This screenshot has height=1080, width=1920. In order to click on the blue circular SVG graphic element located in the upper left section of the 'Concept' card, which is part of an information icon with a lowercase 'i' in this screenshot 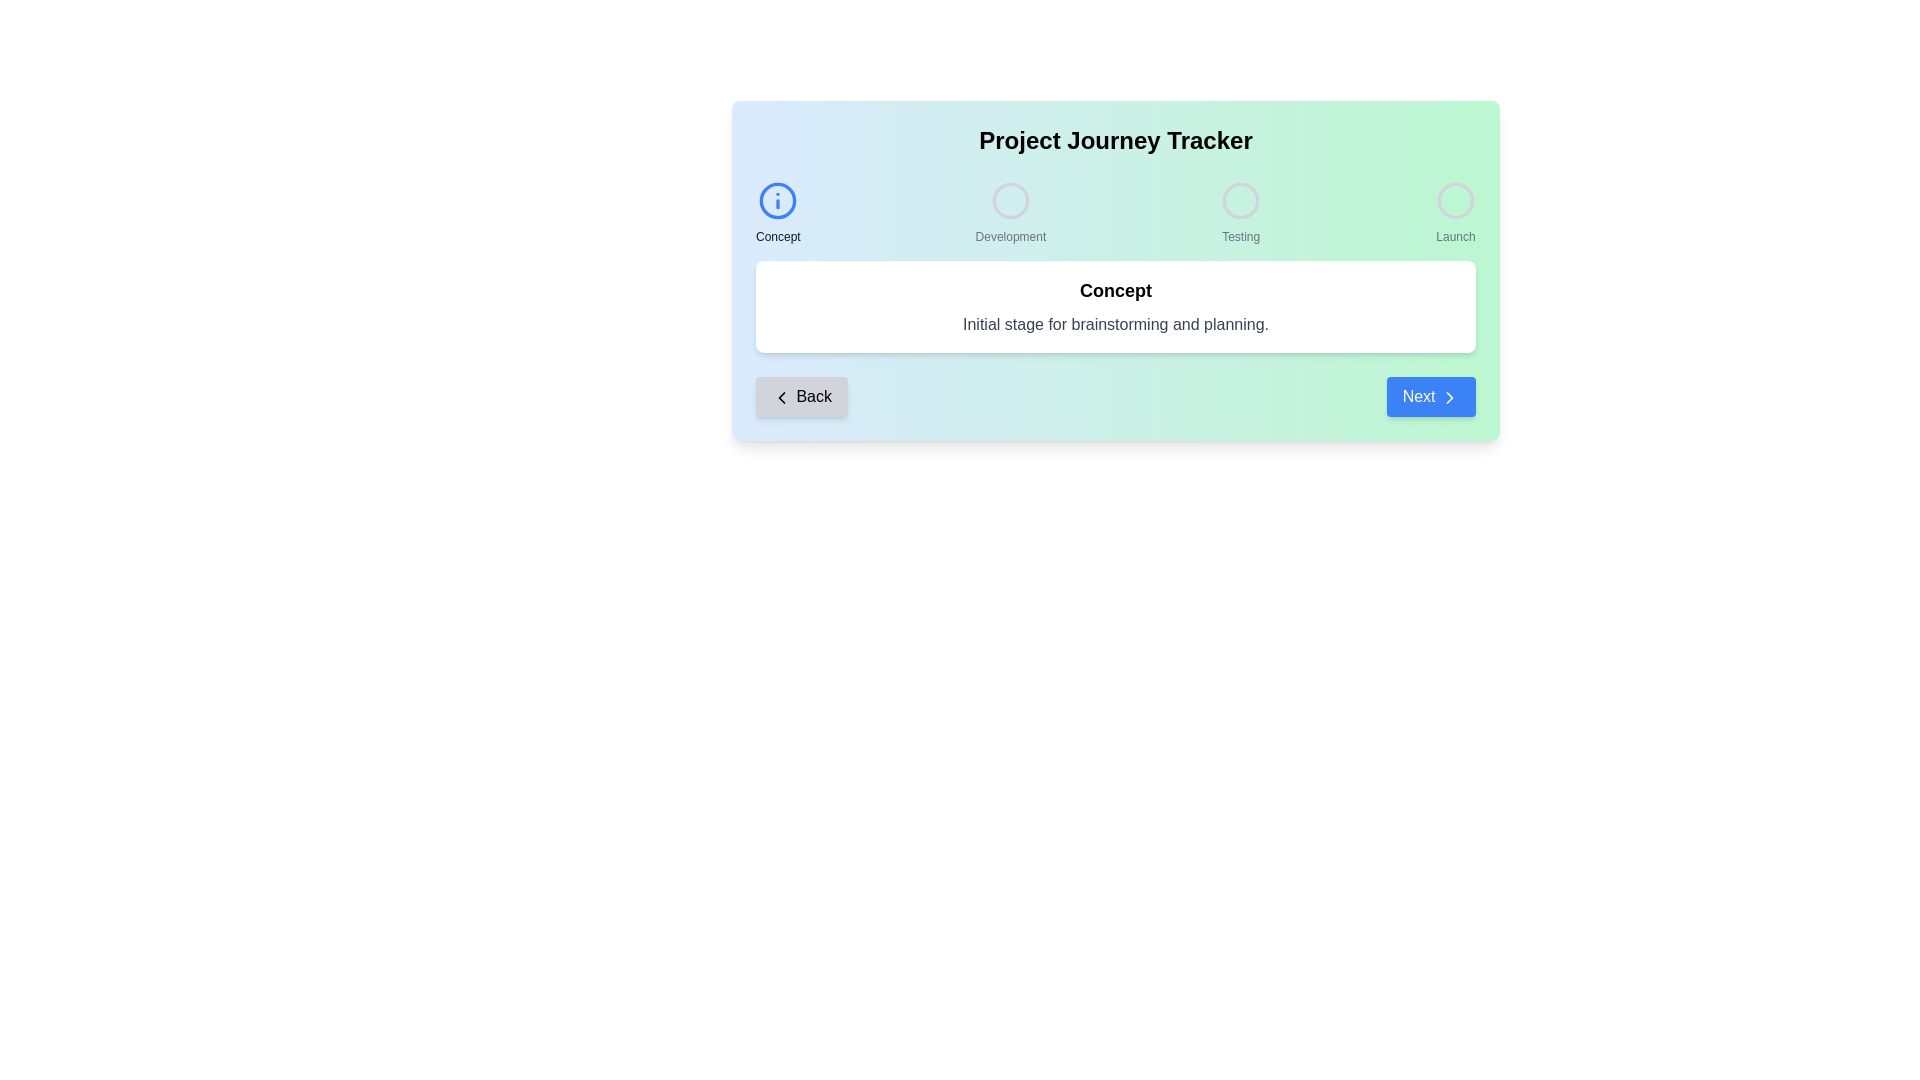, I will do `click(777, 200)`.